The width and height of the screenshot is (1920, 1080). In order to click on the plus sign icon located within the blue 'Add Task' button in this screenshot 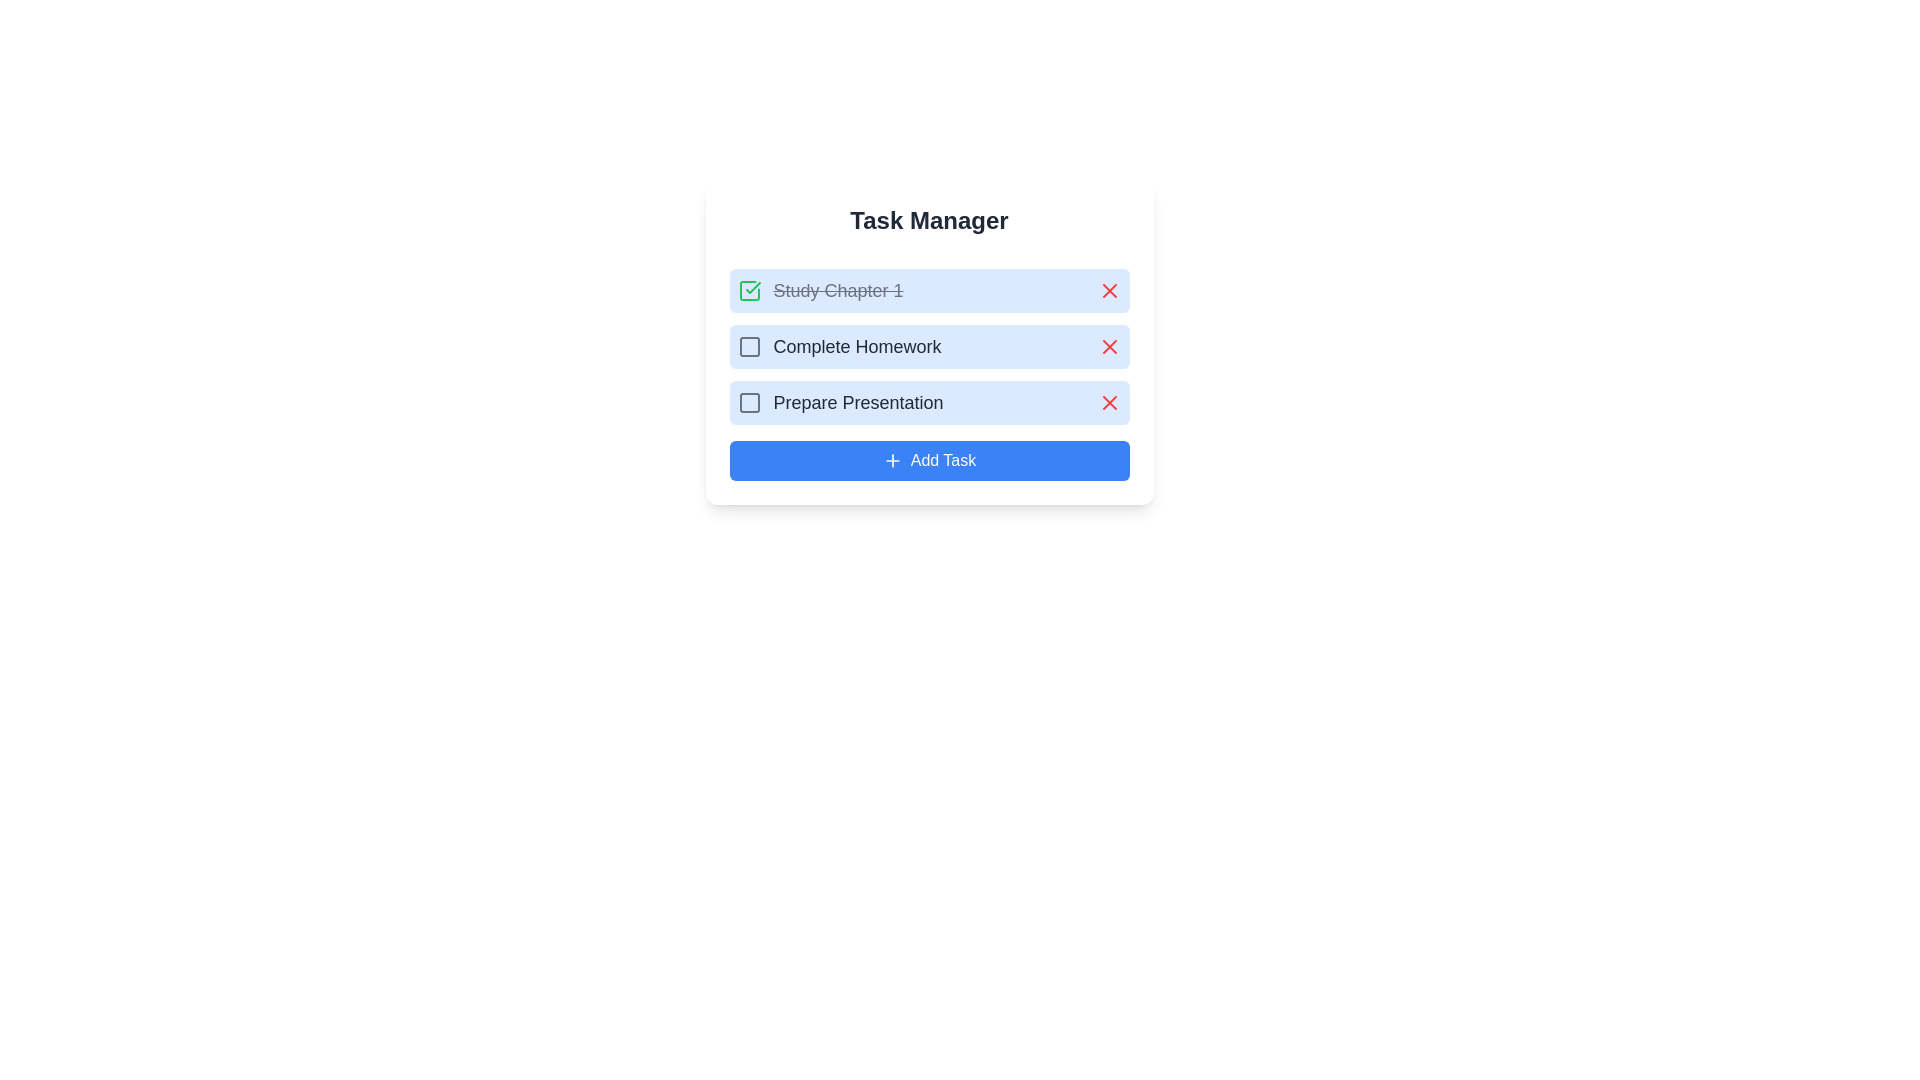, I will do `click(891, 461)`.